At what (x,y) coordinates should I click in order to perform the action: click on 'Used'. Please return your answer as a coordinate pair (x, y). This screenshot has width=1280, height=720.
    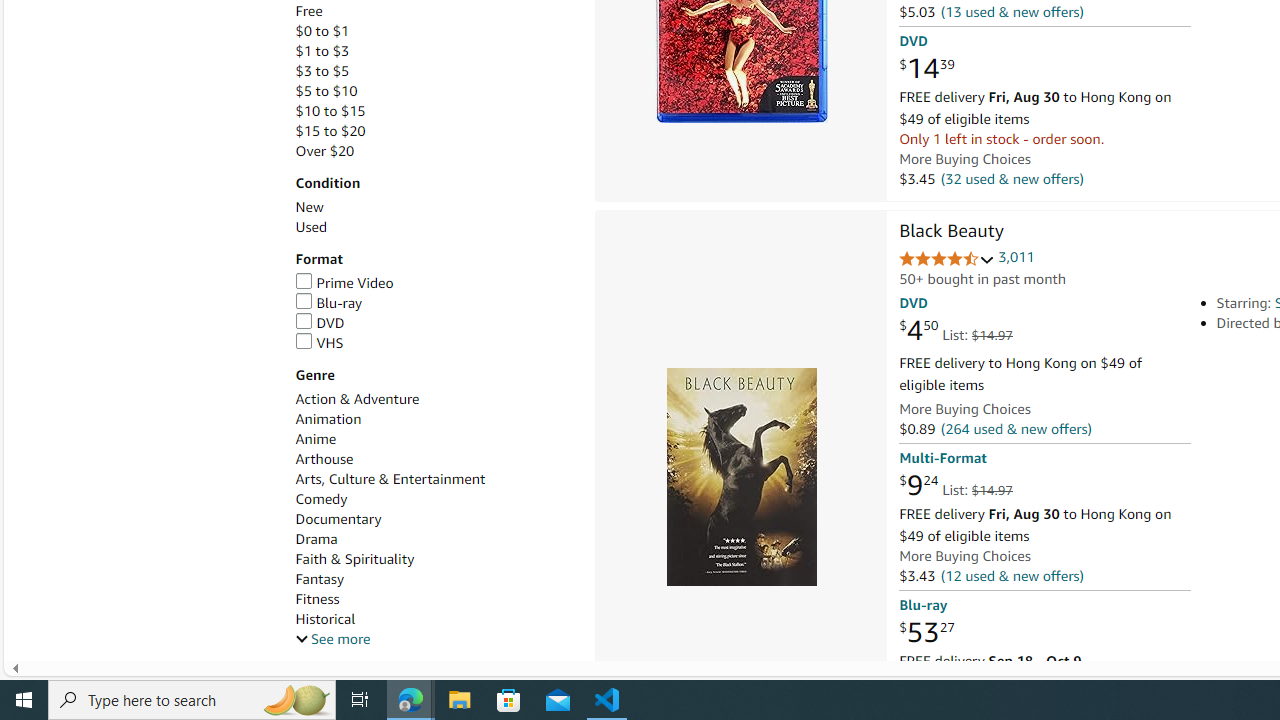
    Looking at the image, I should click on (433, 226).